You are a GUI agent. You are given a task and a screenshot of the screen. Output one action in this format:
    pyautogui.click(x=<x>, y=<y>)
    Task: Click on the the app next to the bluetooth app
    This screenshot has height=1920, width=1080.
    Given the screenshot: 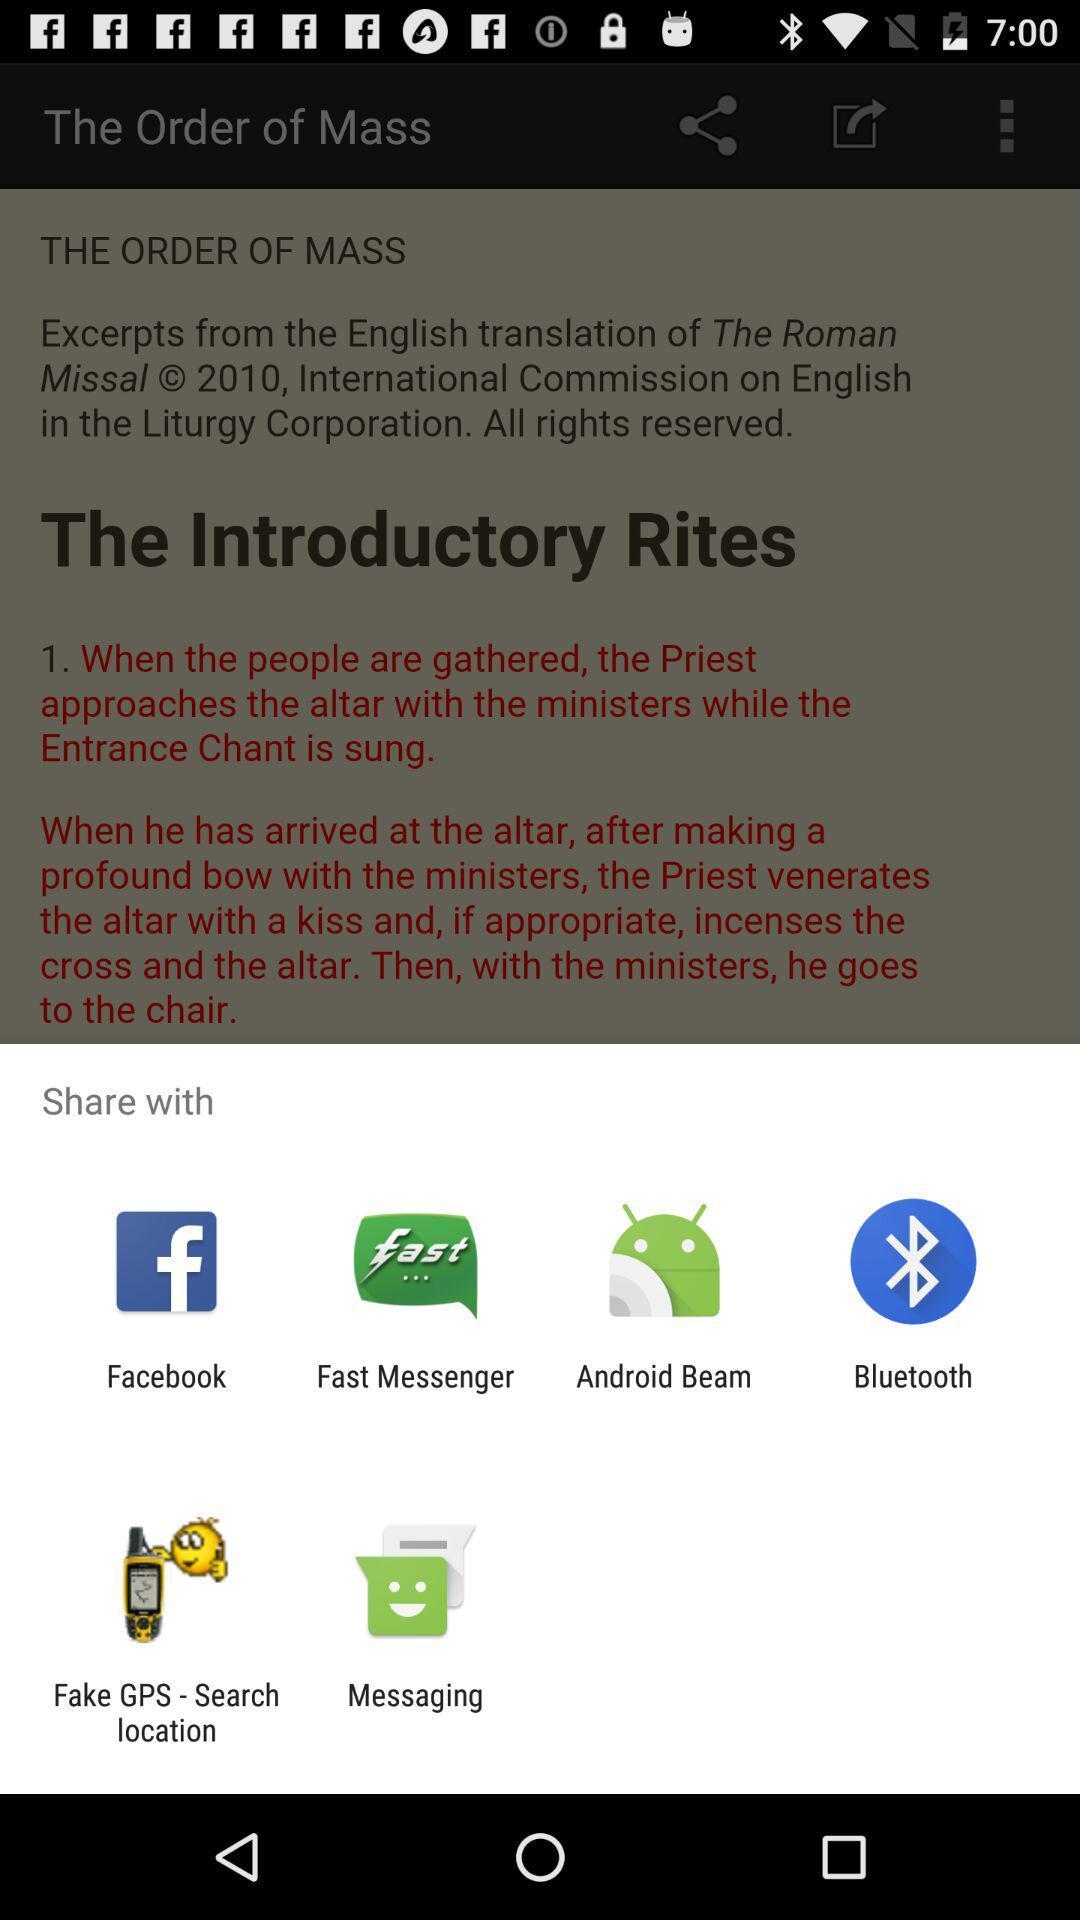 What is the action you would take?
    pyautogui.click(x=664, y=1392)
    